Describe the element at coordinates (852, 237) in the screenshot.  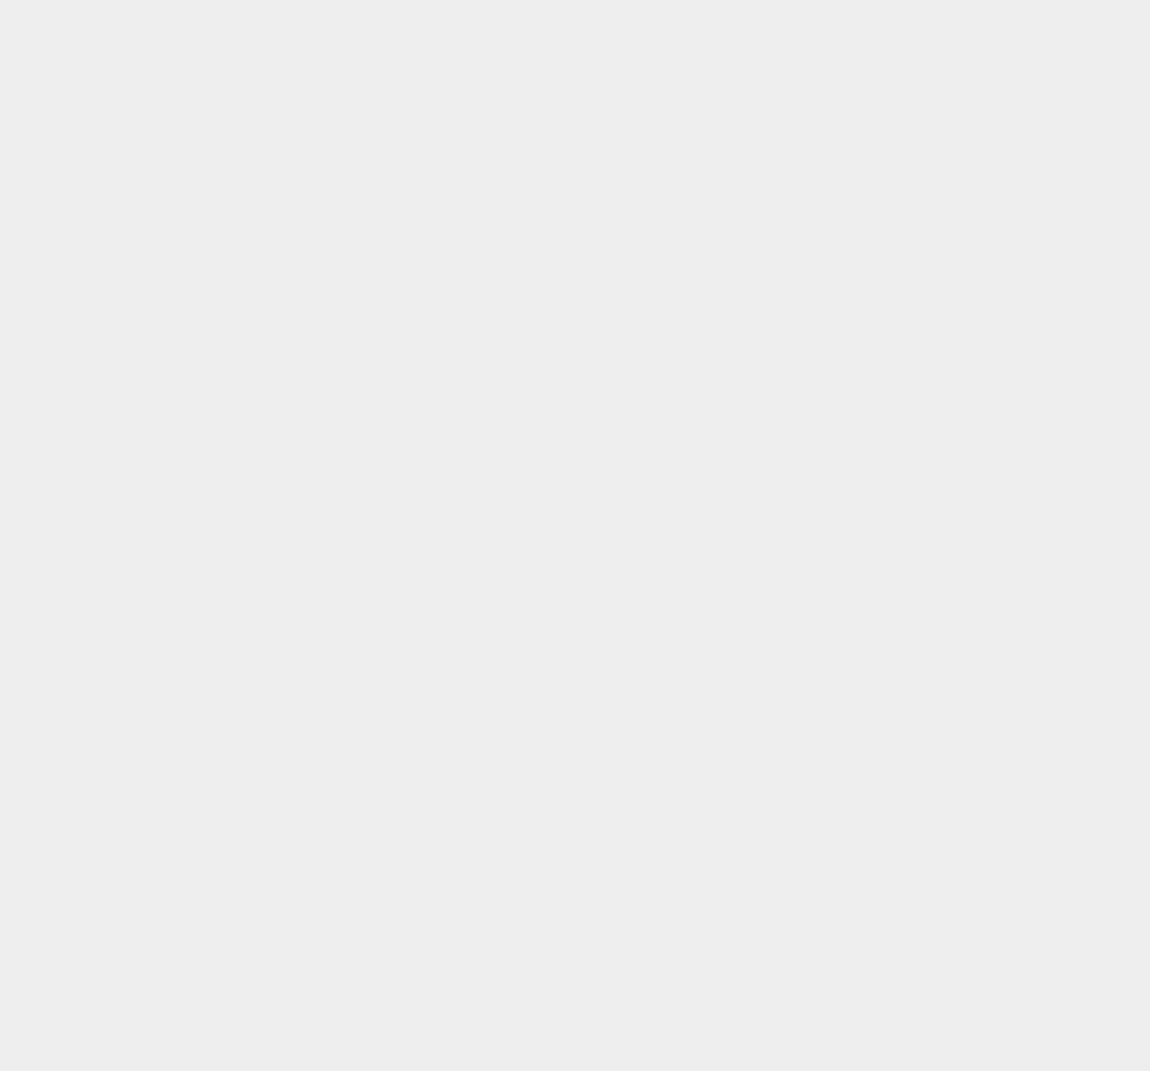
I see `'Visual Studio'` at that location.